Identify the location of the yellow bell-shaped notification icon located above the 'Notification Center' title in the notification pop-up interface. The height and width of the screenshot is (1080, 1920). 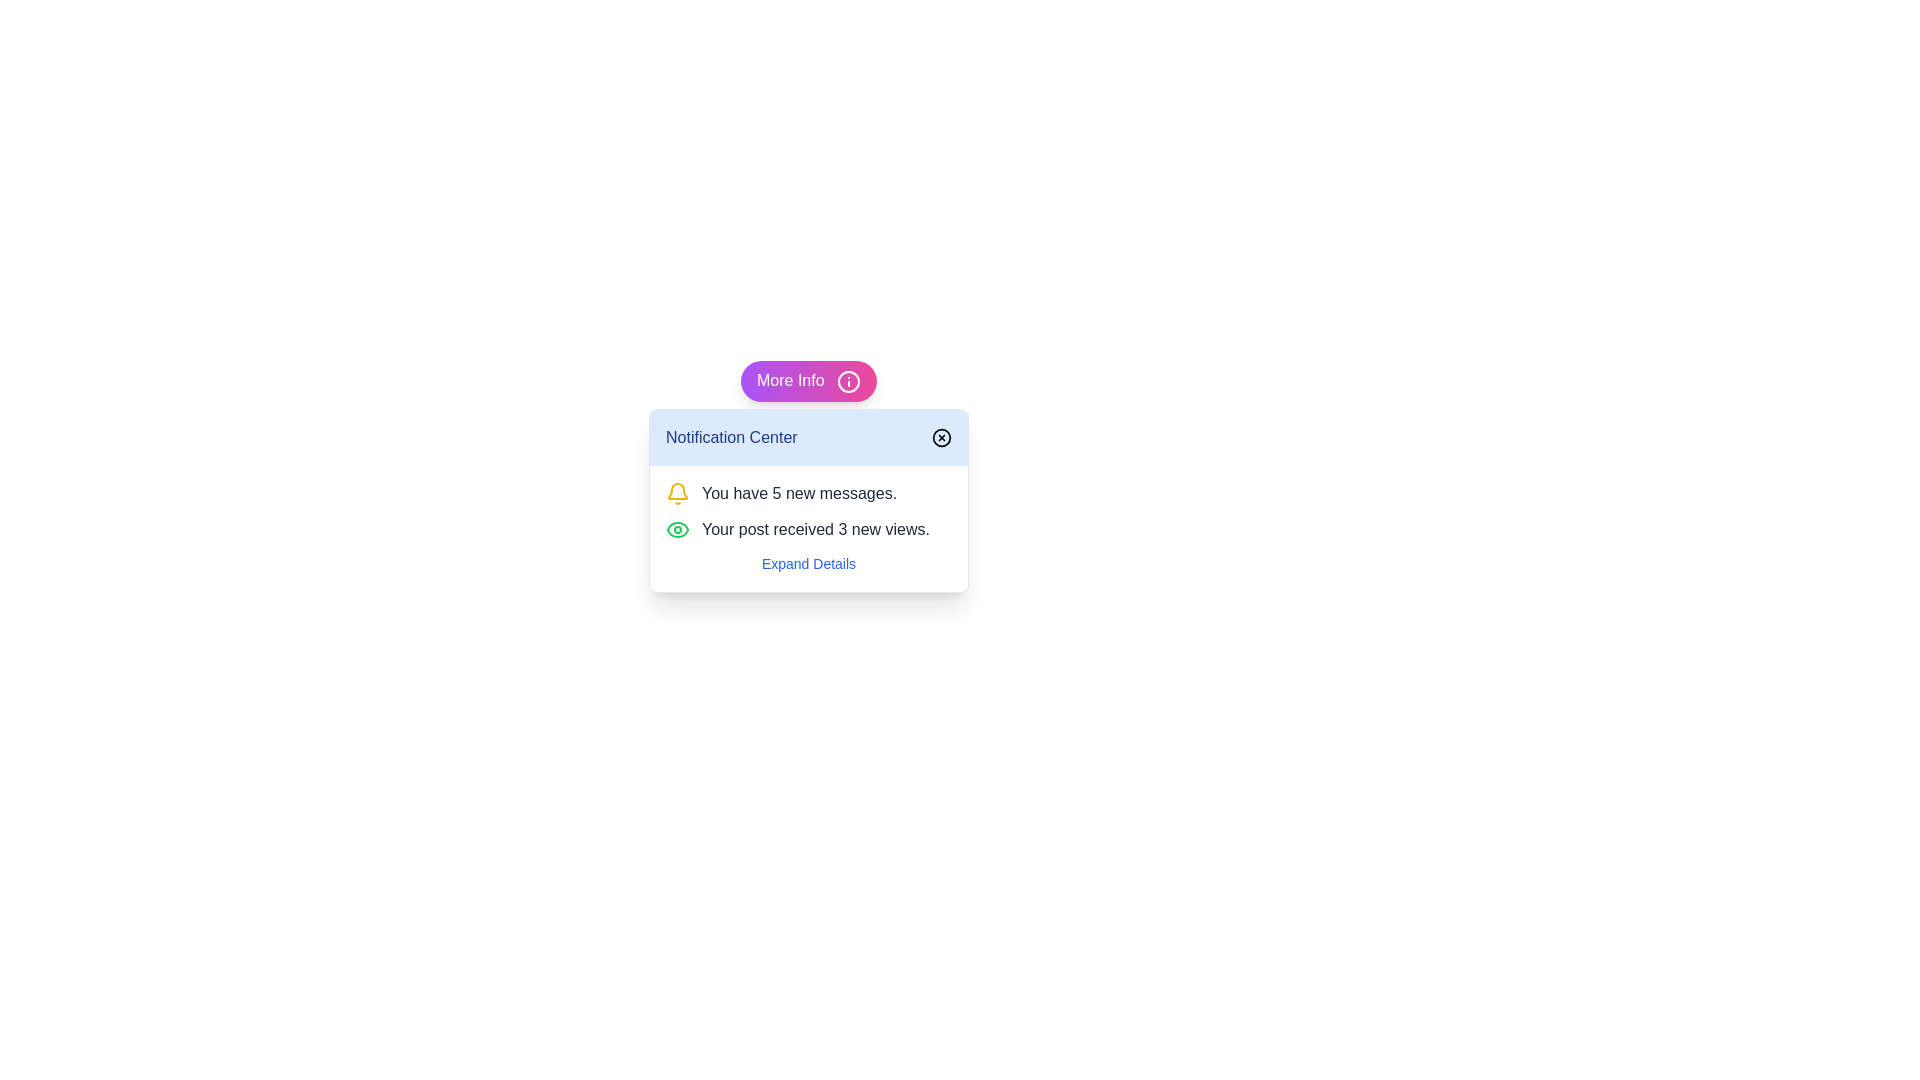
(677, 491).